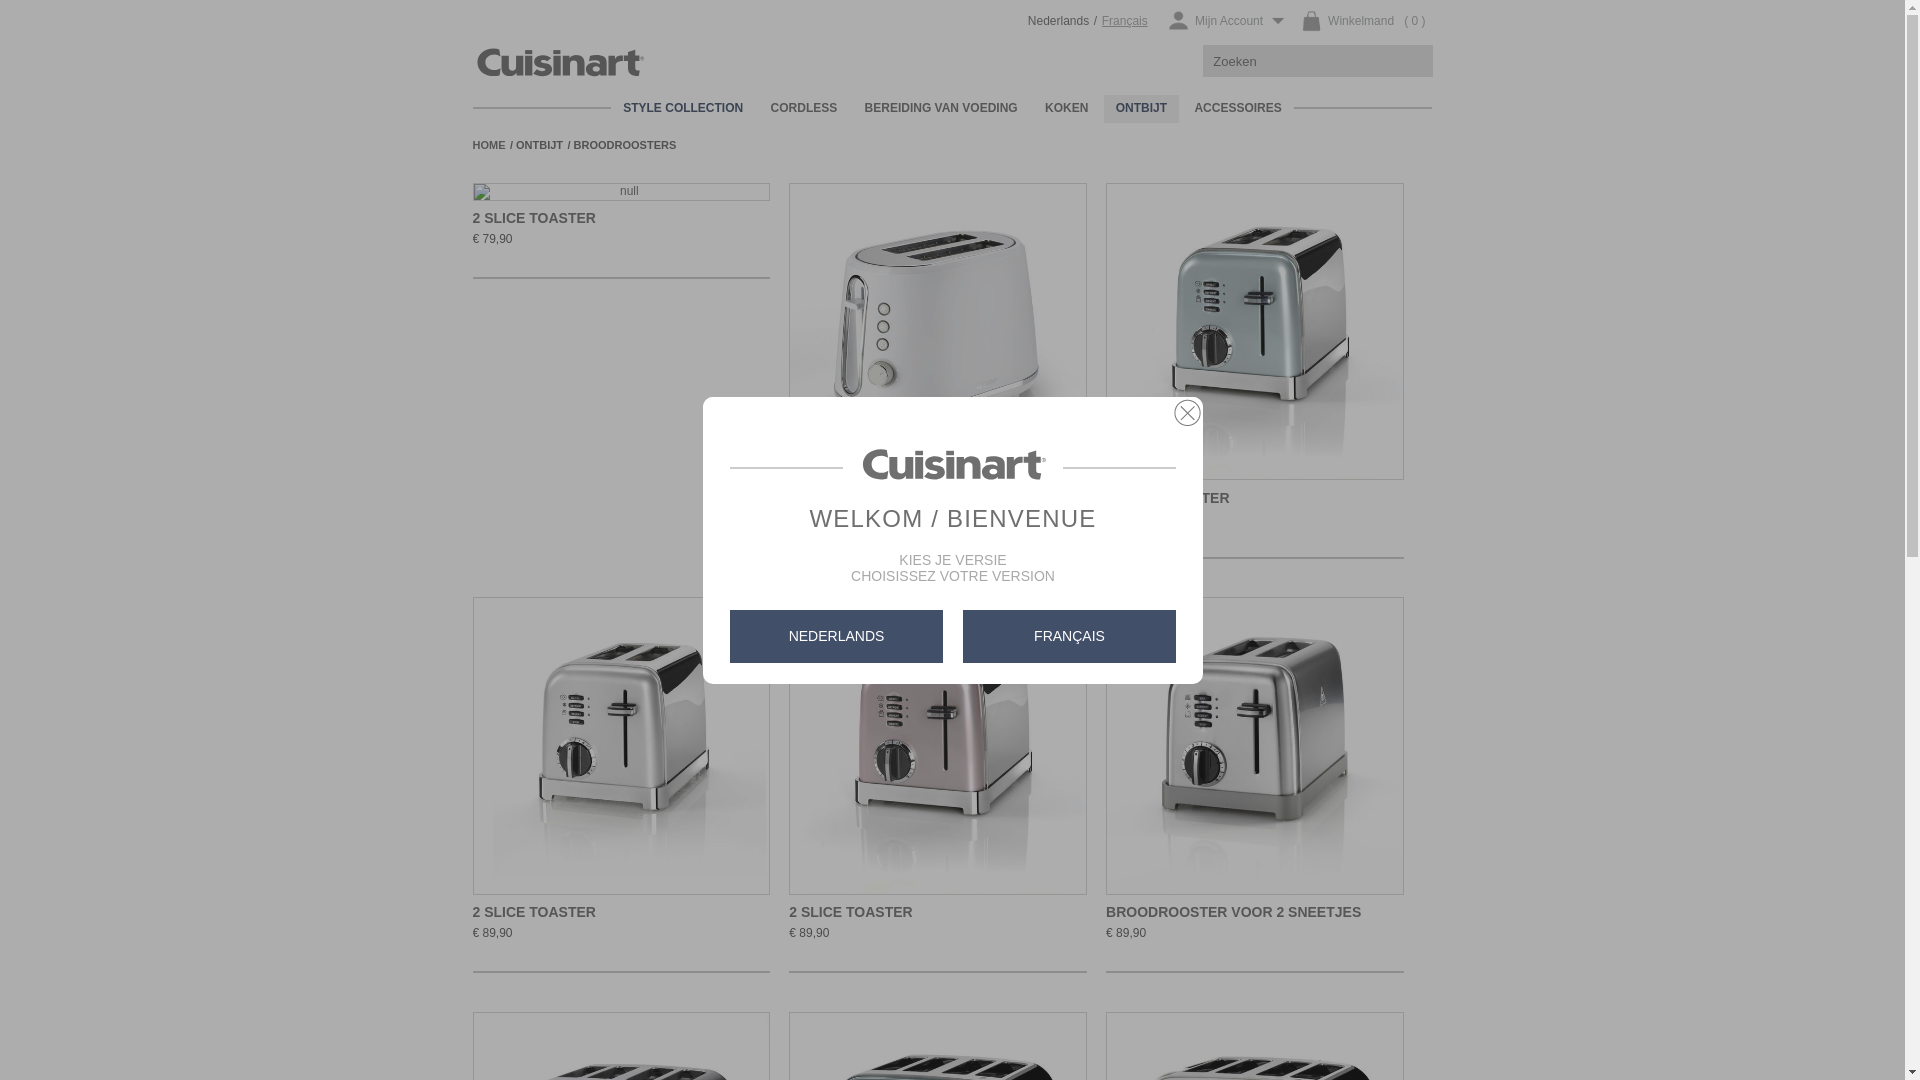 The image size is (1920, 1080). I want to click on 'Ga naar het product: 2 Slice Toaster', so click(1104, 330).